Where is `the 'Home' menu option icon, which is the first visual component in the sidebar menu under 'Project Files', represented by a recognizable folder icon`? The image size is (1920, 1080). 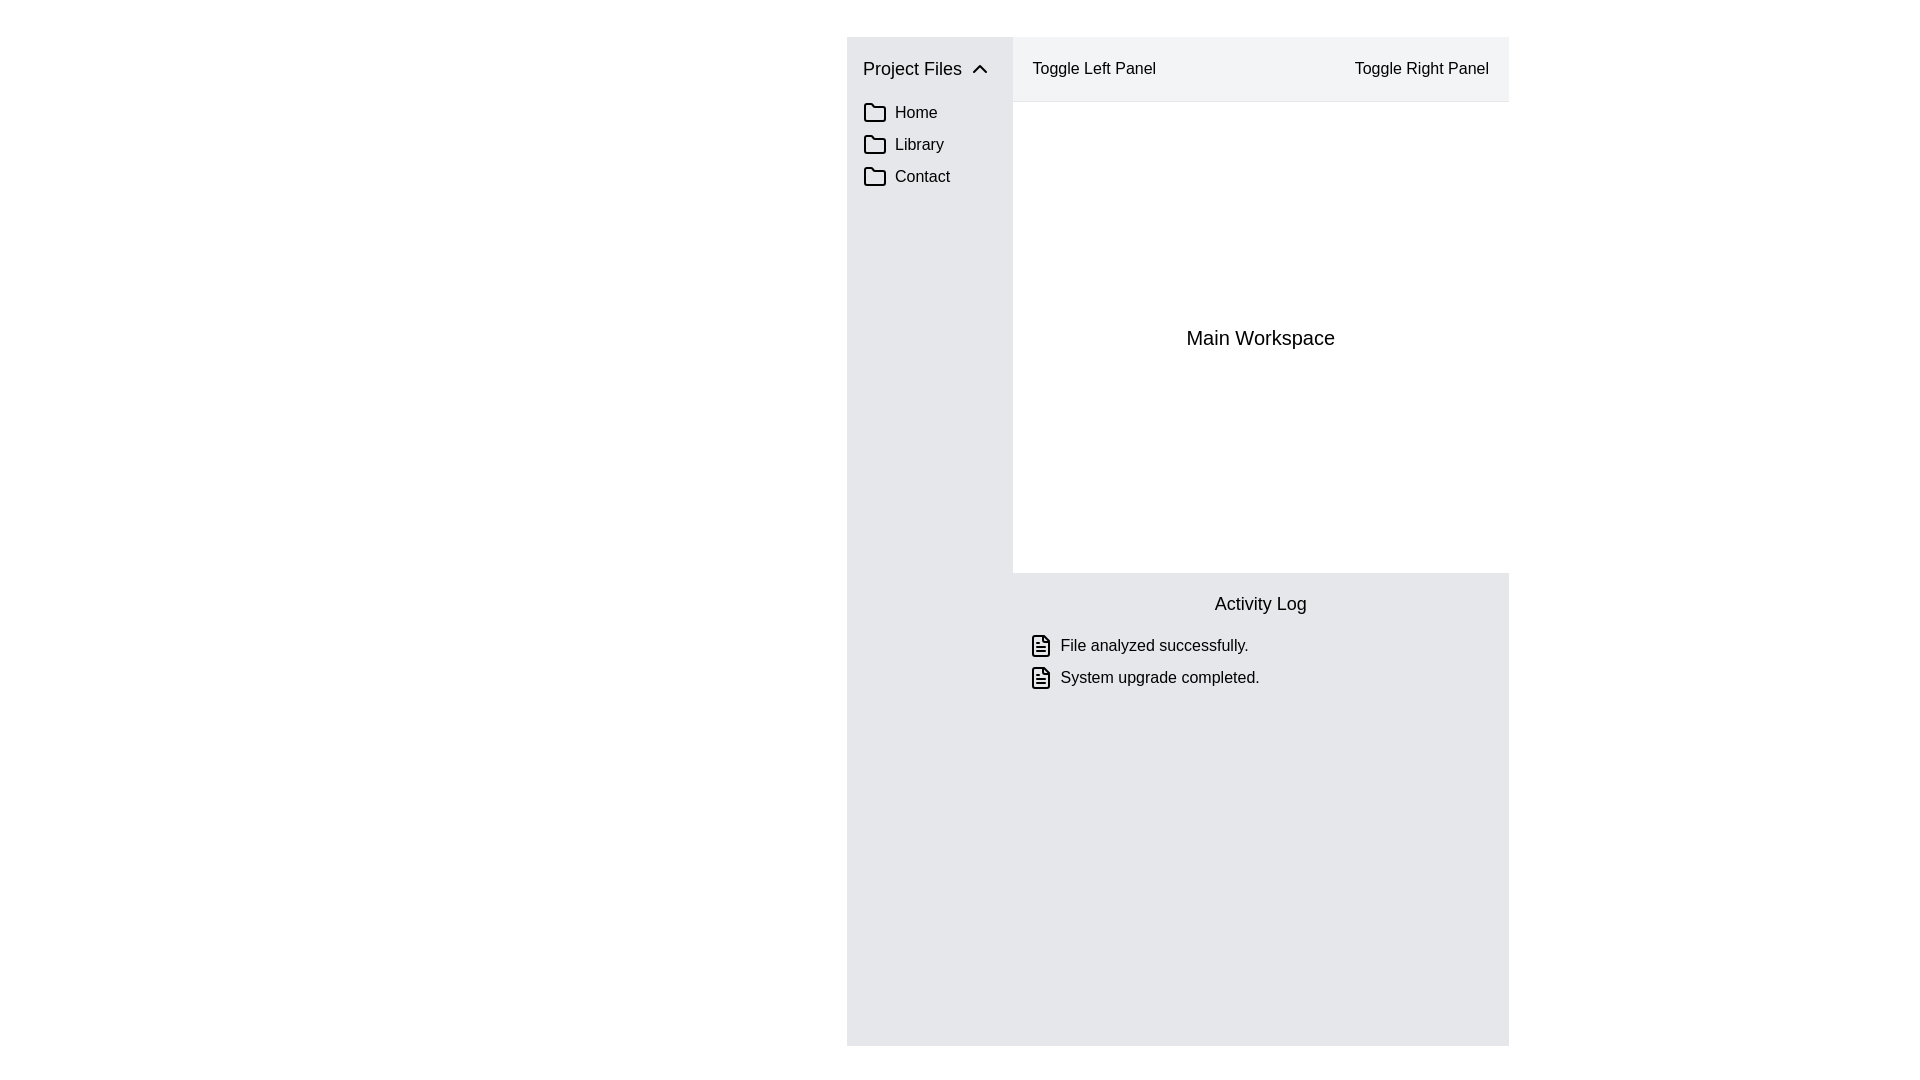
the 'Home' menu option icon, which is the first visual component in the sidebar menu under 'Project Files', represented by a recognizable folder icon is located at coordinates (874, 112).